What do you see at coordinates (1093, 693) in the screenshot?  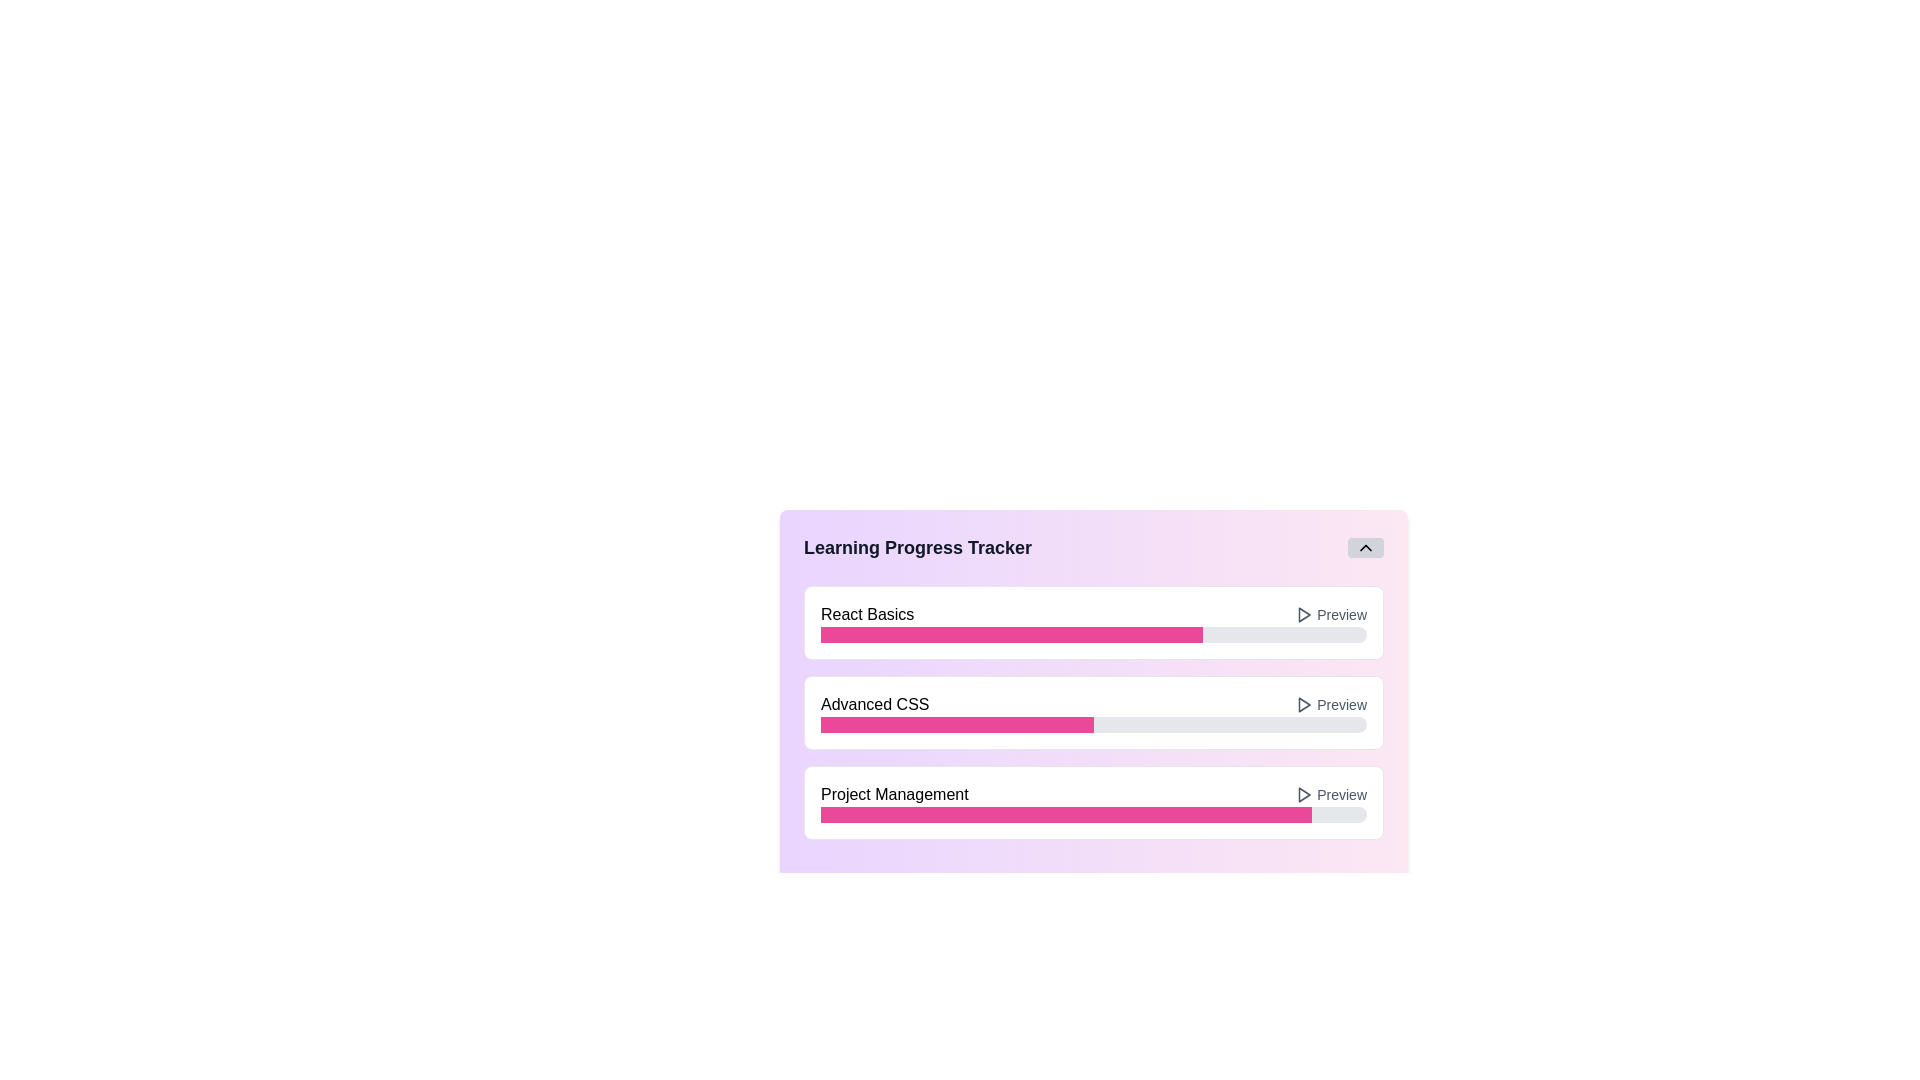 I see `the progress bar section of the Progress tracker with navigation located in the 'Learning Progress Tracker' panel` at bounding box center [1093, 693].